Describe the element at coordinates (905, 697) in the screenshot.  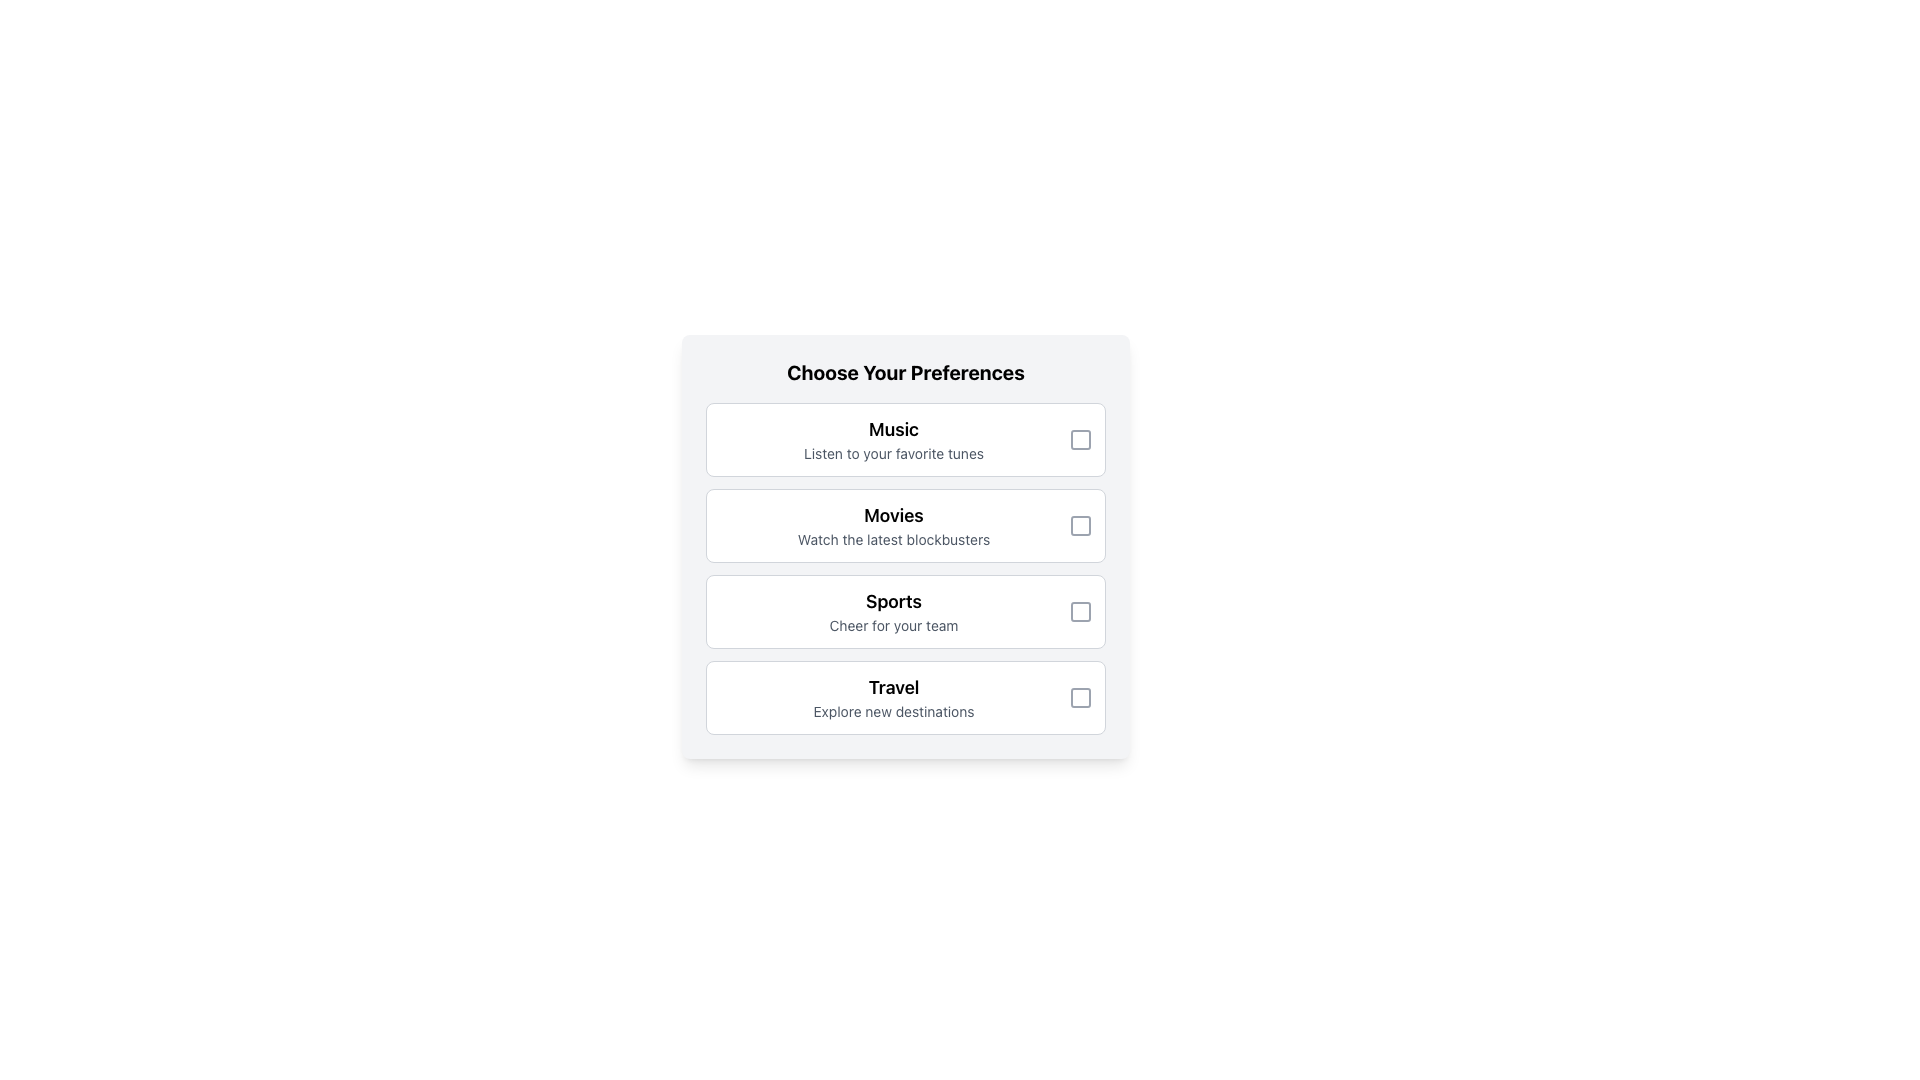
I see `the 'Travel' option card with the checkbox and descriptive text 'Explore new destinations' located in the vertical list labeled 'Choose Your Preferences'` at that location.